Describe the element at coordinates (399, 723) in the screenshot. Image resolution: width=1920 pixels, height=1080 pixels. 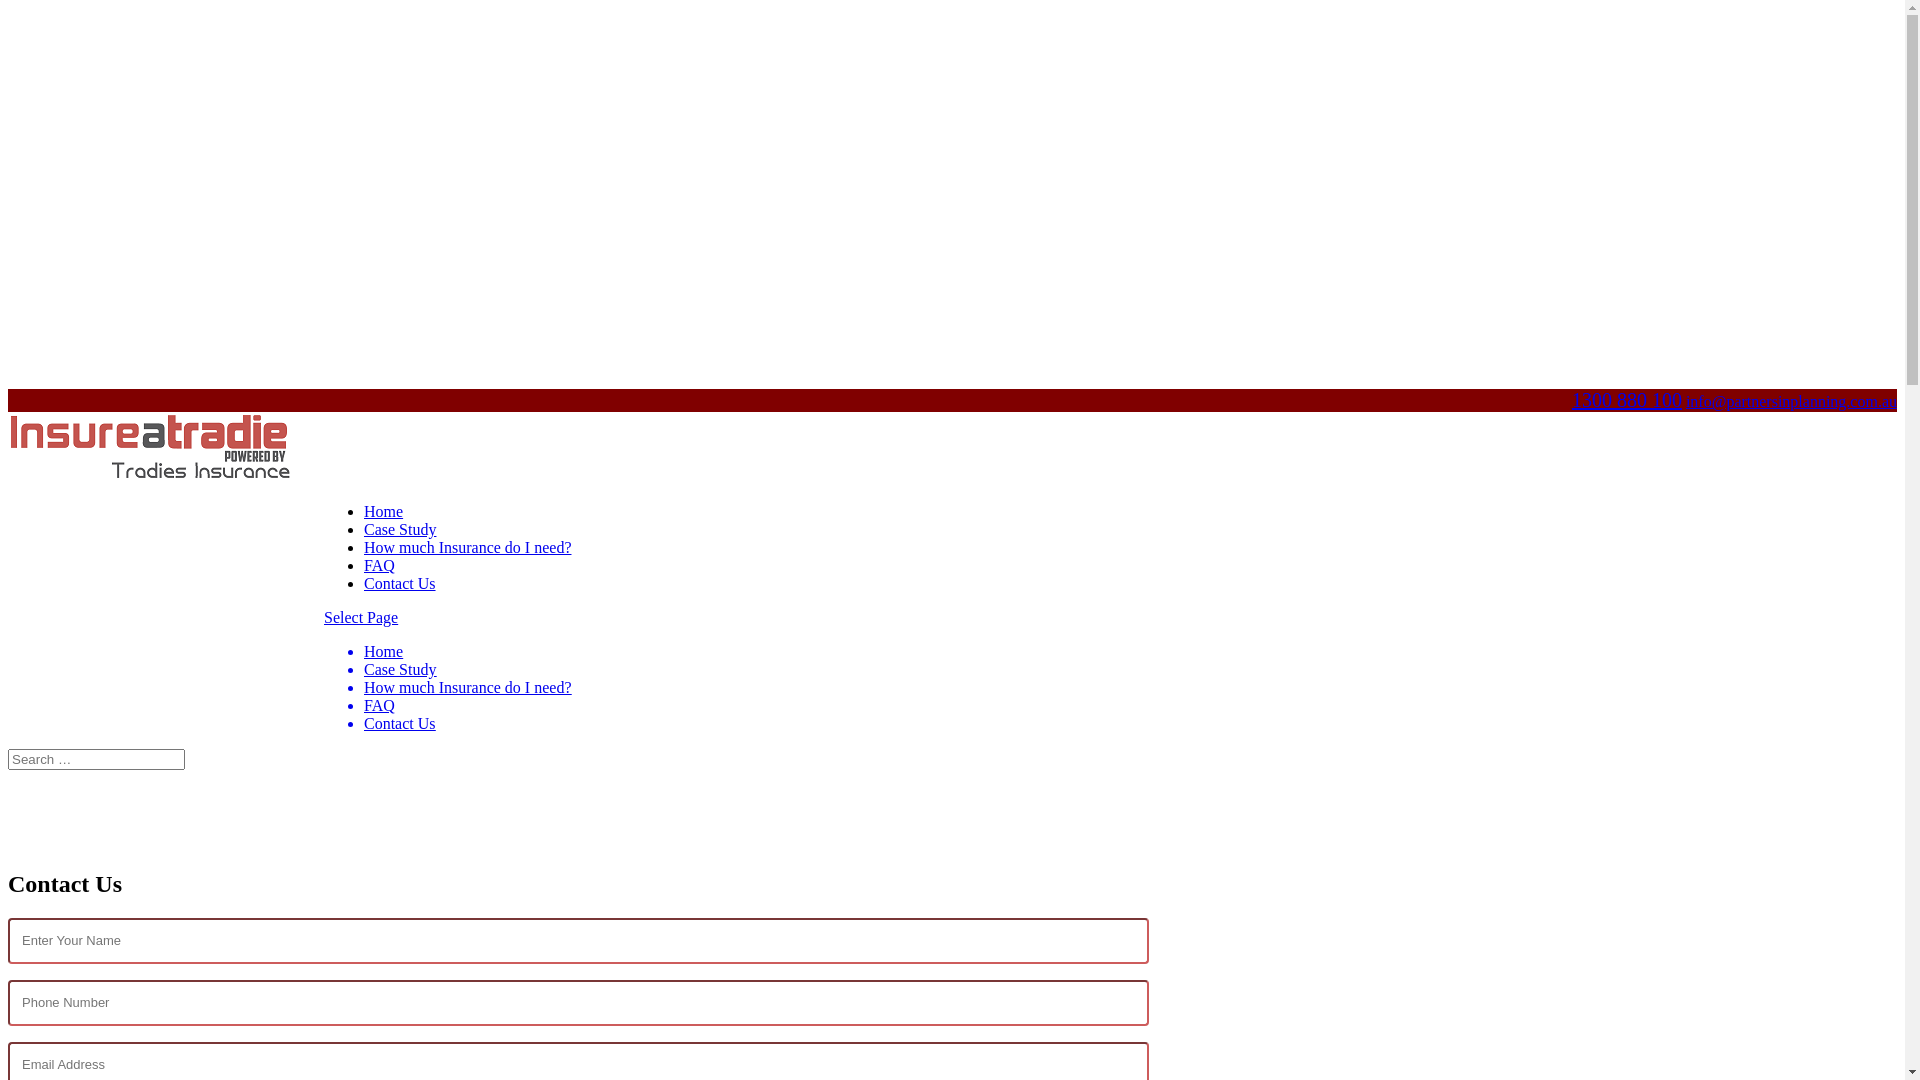
I see `'Contact Us'` at that location.